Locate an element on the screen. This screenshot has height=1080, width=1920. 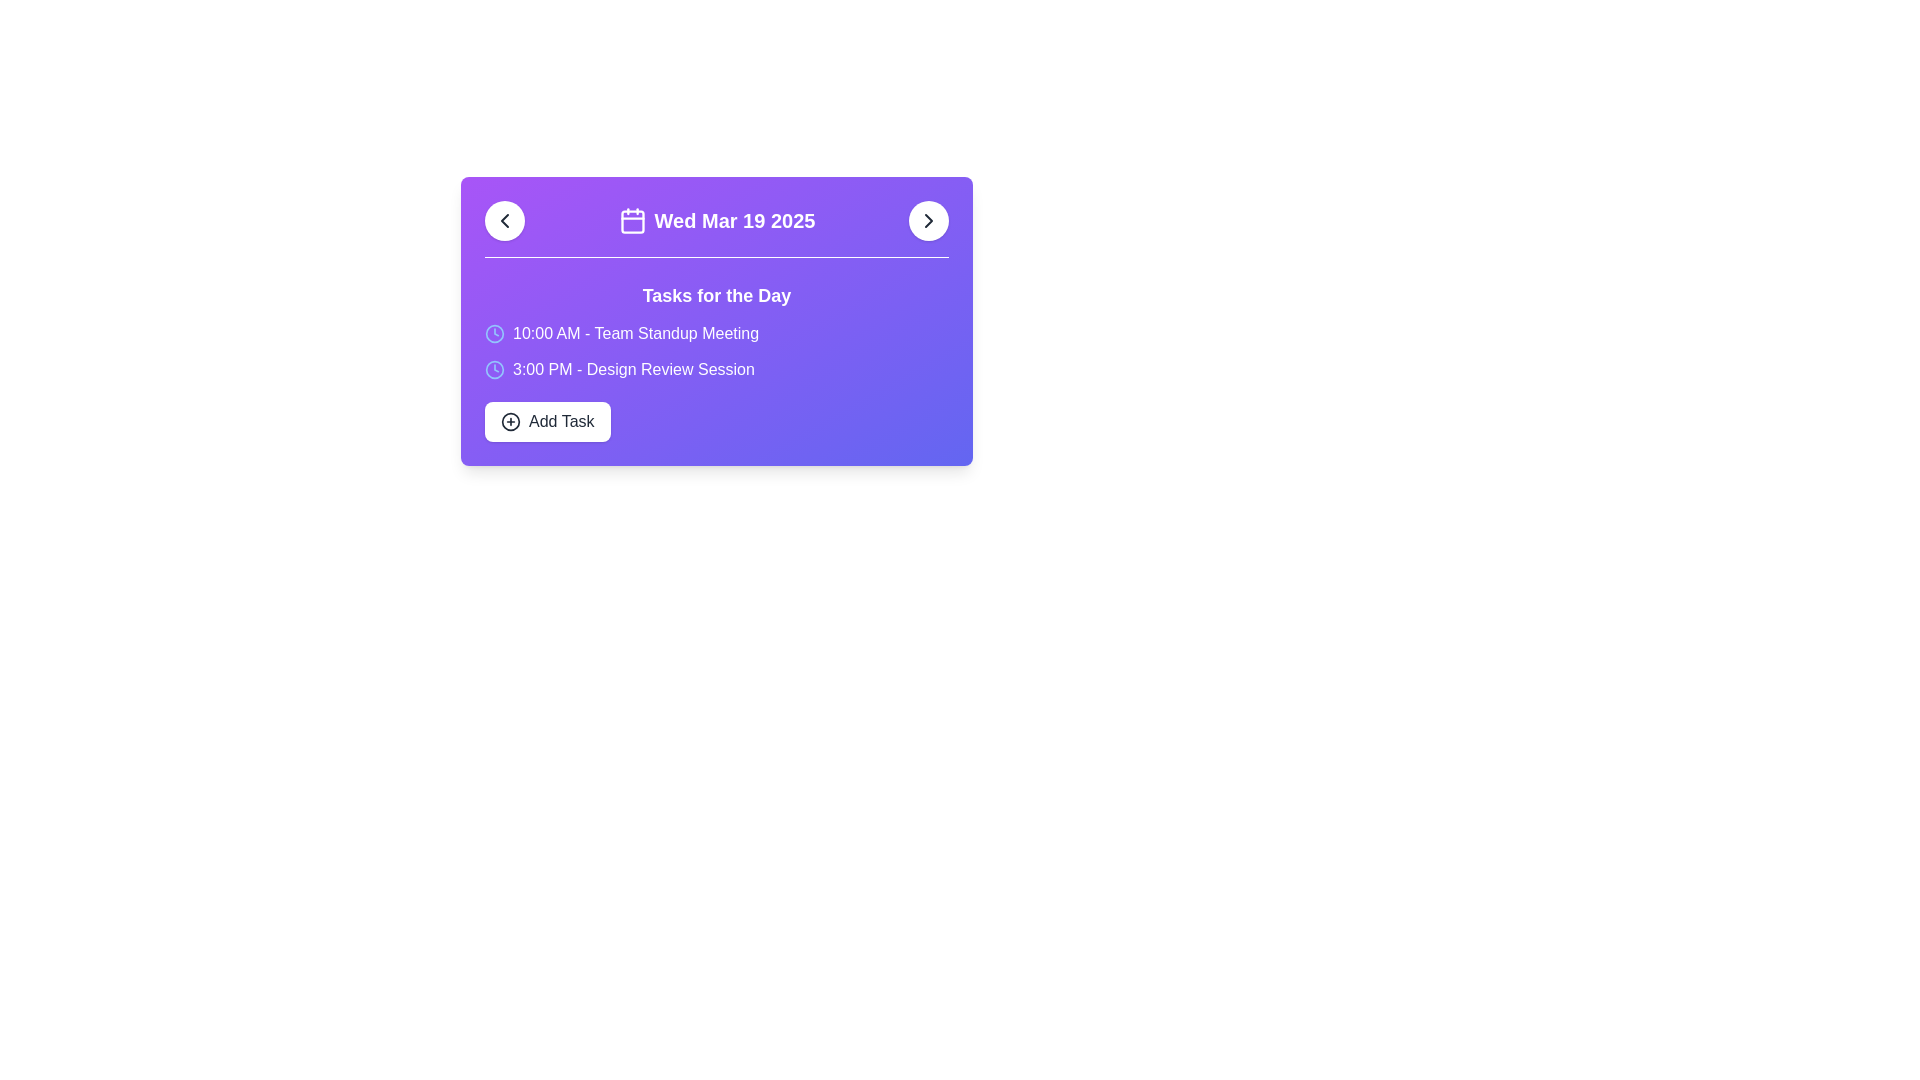
the second task in the 'Tasks for the Day' section, which displays the scheduled task's time and description, located between the '10:00 AM - Team Standup Meeting' and 'Add Task' button is located at coordinates (632, 370).